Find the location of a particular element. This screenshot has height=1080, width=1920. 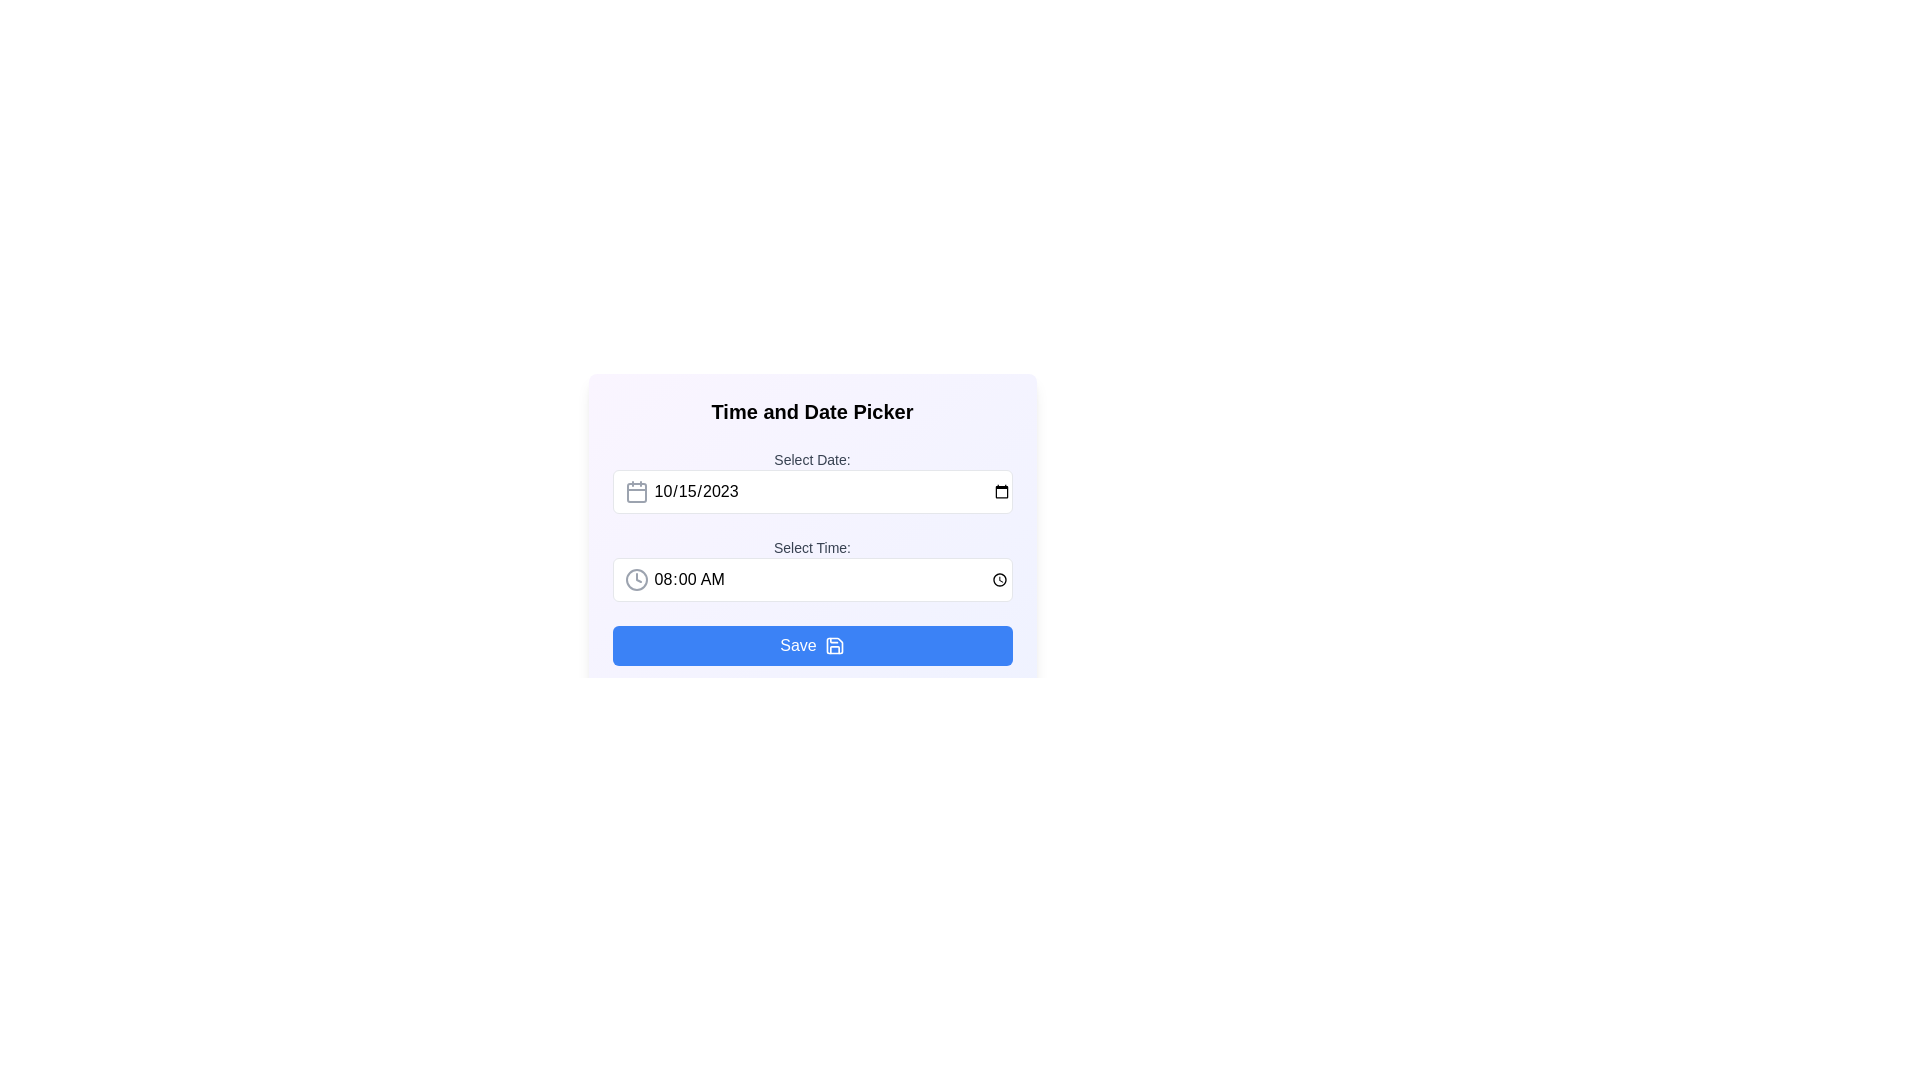

the calendar icon located to the left of the 'Select Date' input field, which is rectangular with gray outlines and two straps at the top is located at coordinates (635, 492).